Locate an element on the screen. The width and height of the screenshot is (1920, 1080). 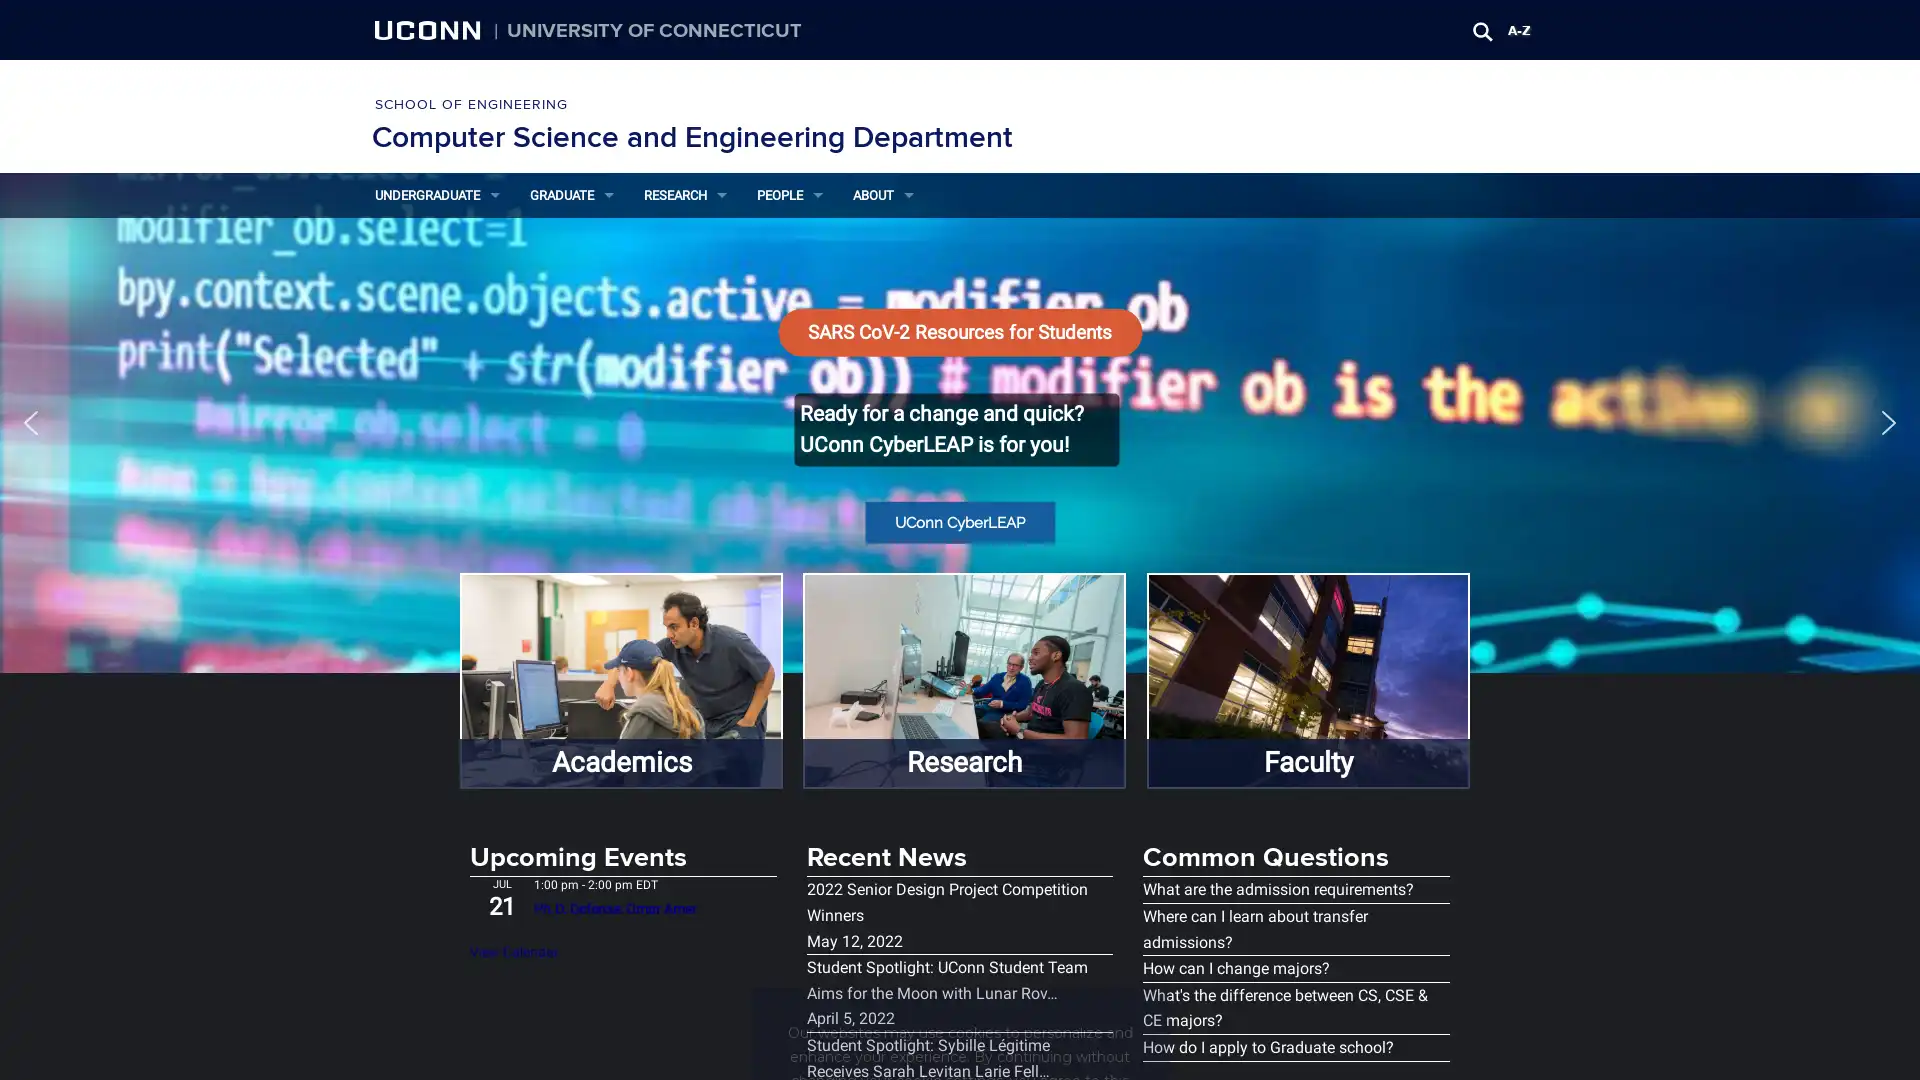
previous arrow is located at coordinates (30, 420).